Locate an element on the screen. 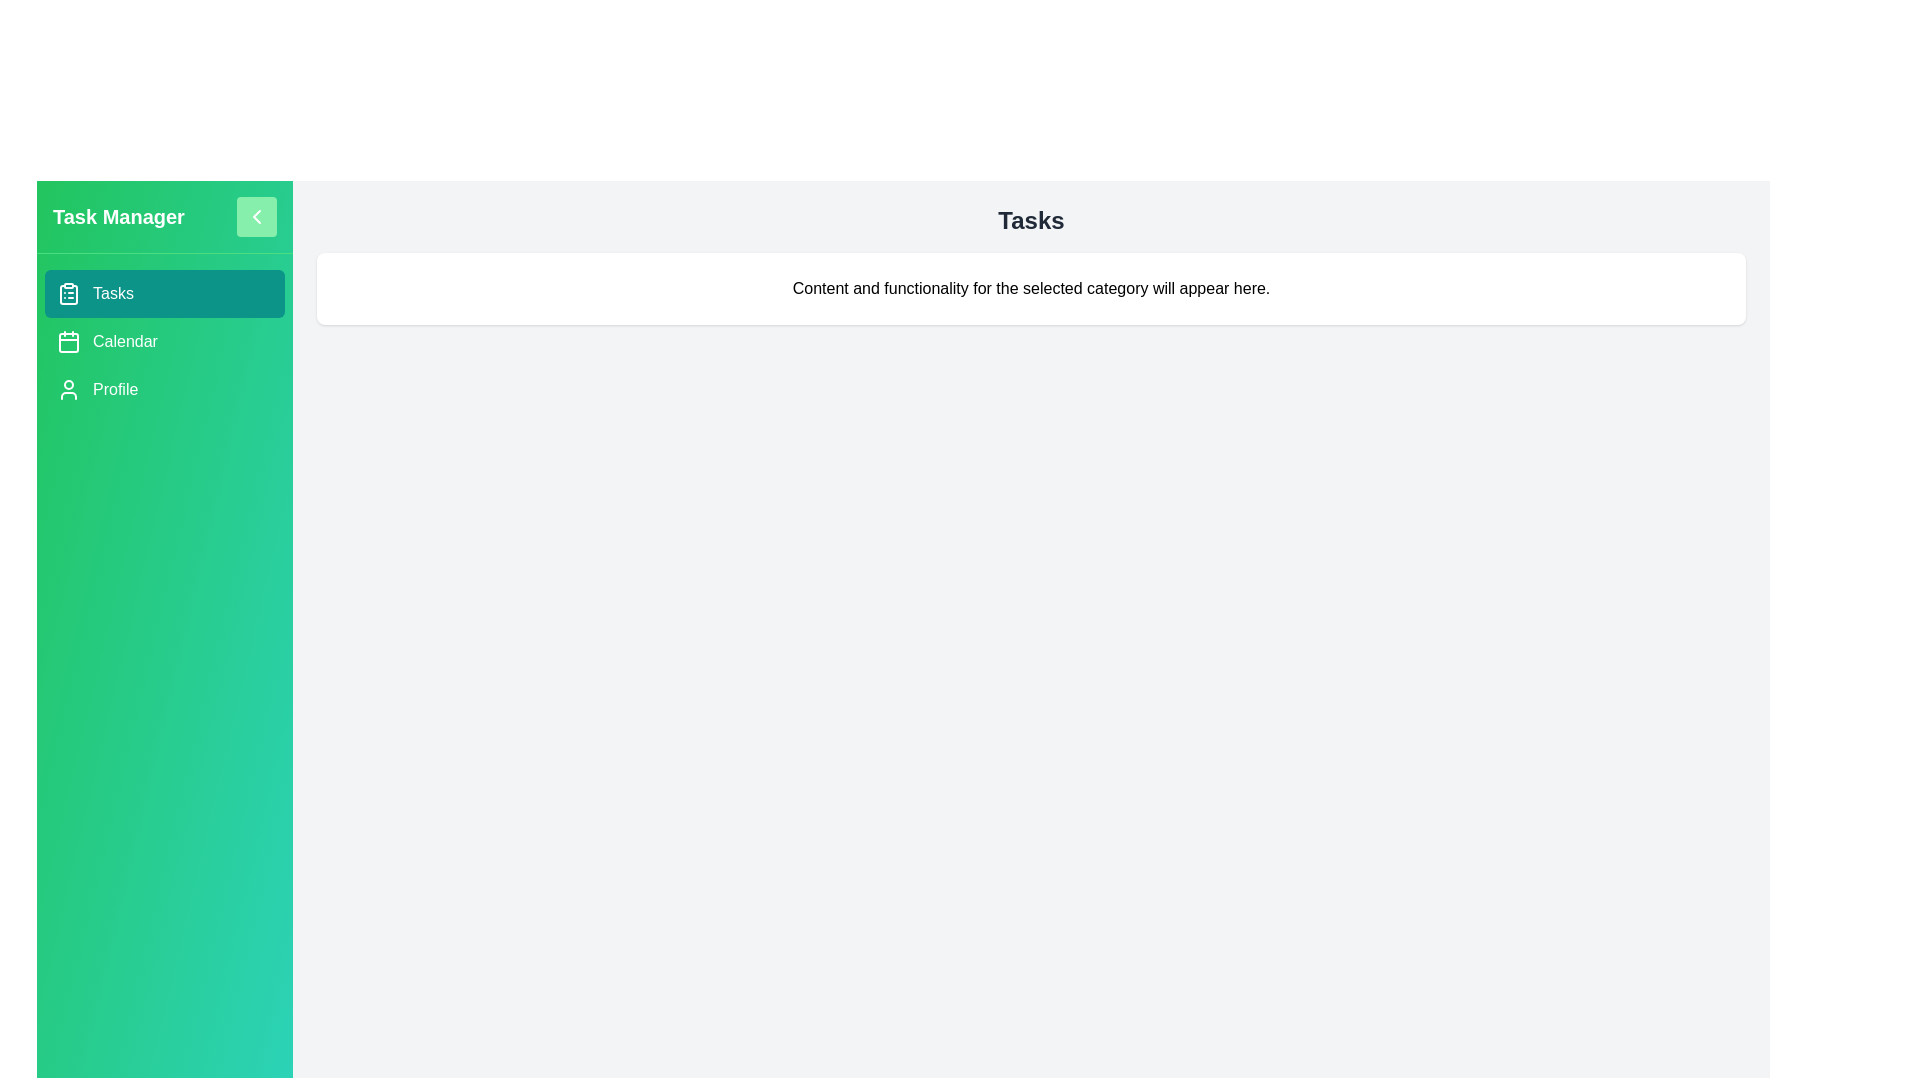 The image size is (1920, 1080). toggle button to hide the sidebar is located at coordinates (256, 216).